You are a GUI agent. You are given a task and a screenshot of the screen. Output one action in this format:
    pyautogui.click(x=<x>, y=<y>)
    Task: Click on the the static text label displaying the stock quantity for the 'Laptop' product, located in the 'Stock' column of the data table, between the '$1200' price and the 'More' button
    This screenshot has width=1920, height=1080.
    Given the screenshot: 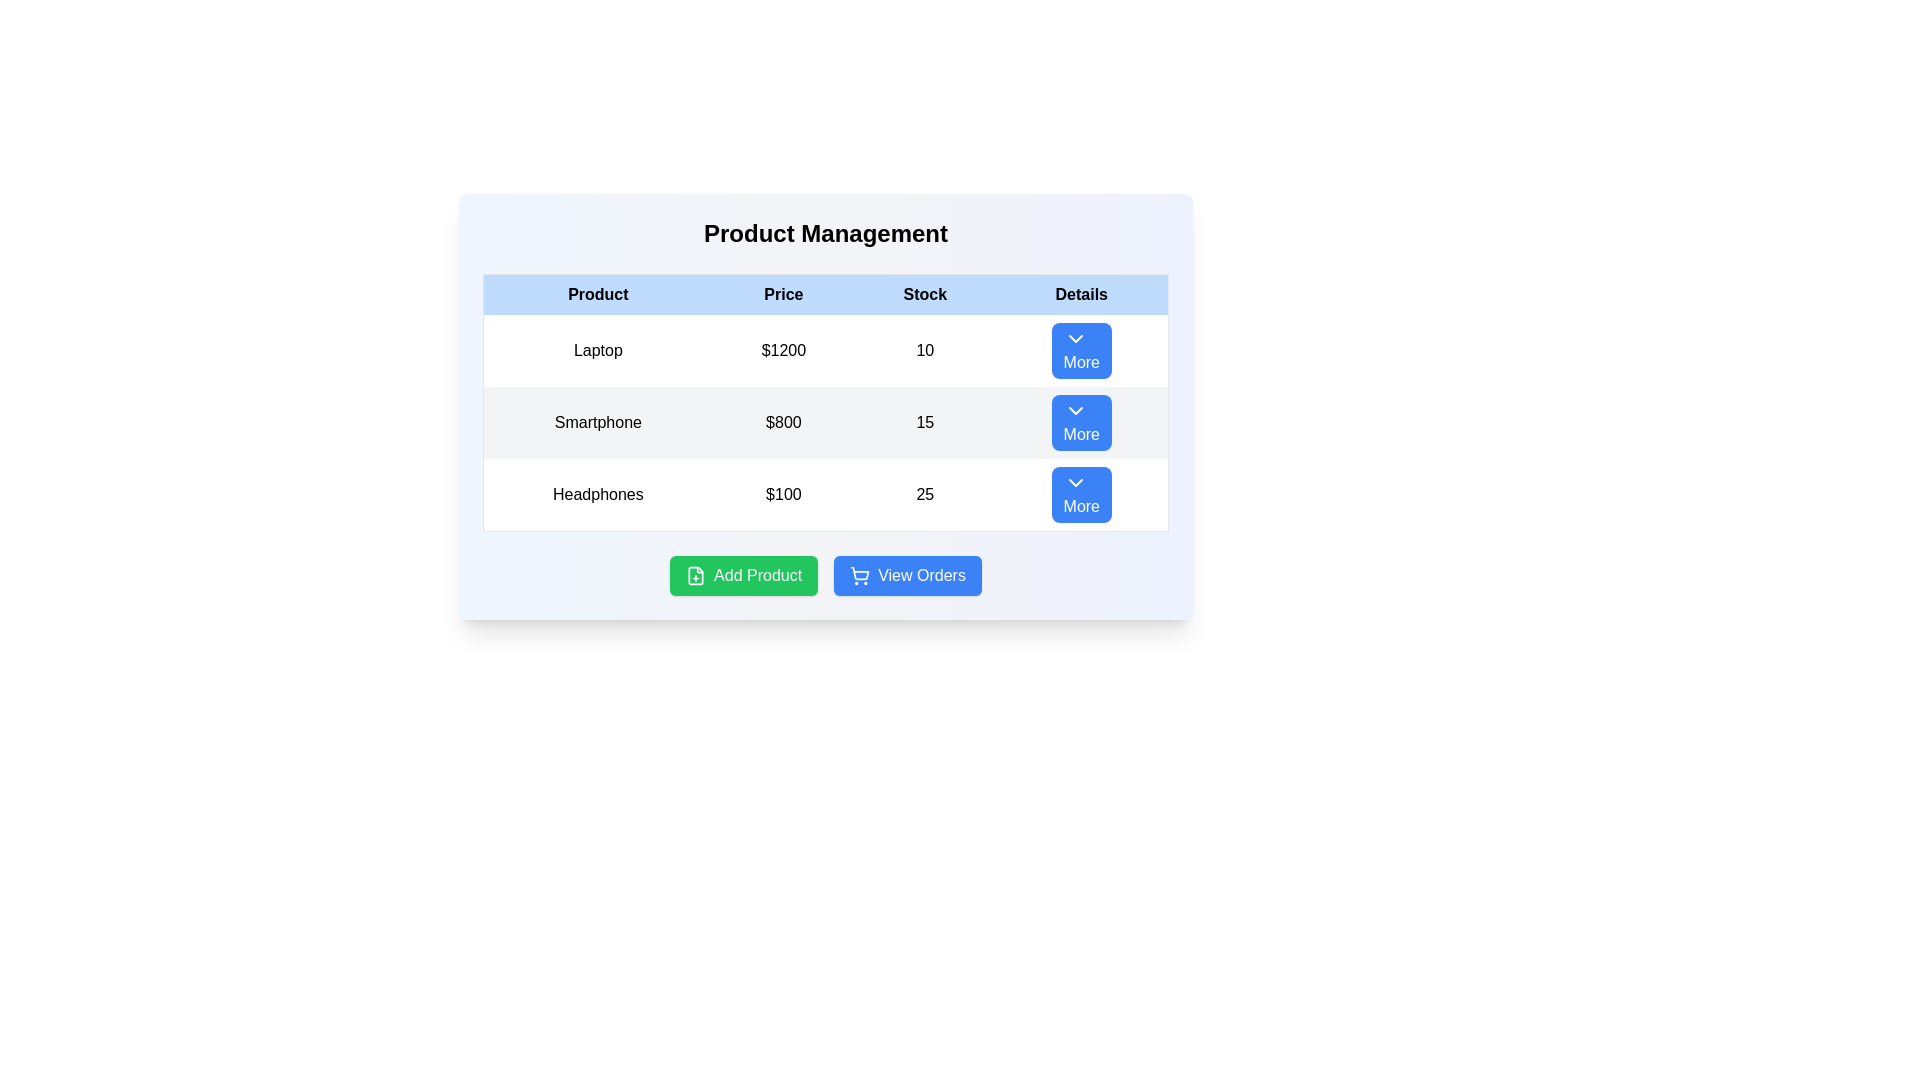 What is the action you would take?
    pyautogui.click(x=924, y=350)
    